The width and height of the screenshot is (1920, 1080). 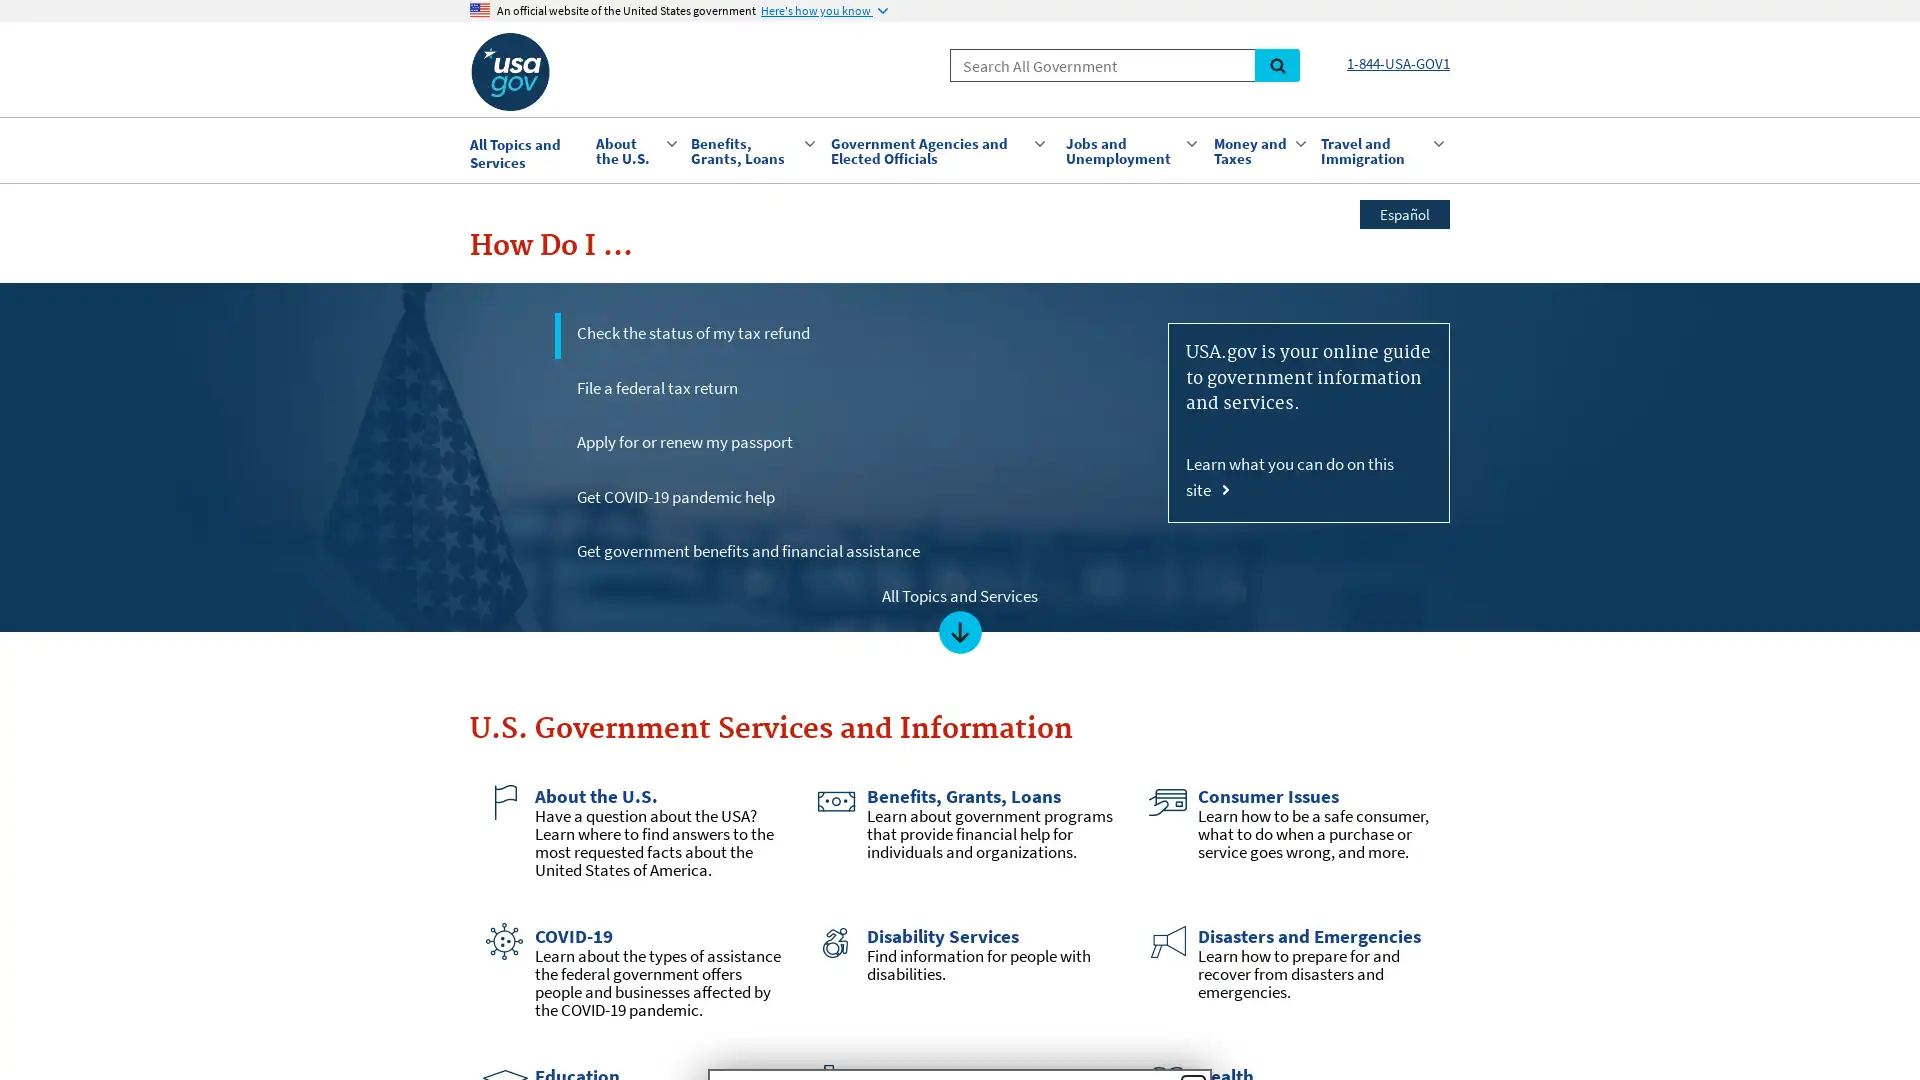 I want to click on Yes, I'll help, so click(x=863, y=595).